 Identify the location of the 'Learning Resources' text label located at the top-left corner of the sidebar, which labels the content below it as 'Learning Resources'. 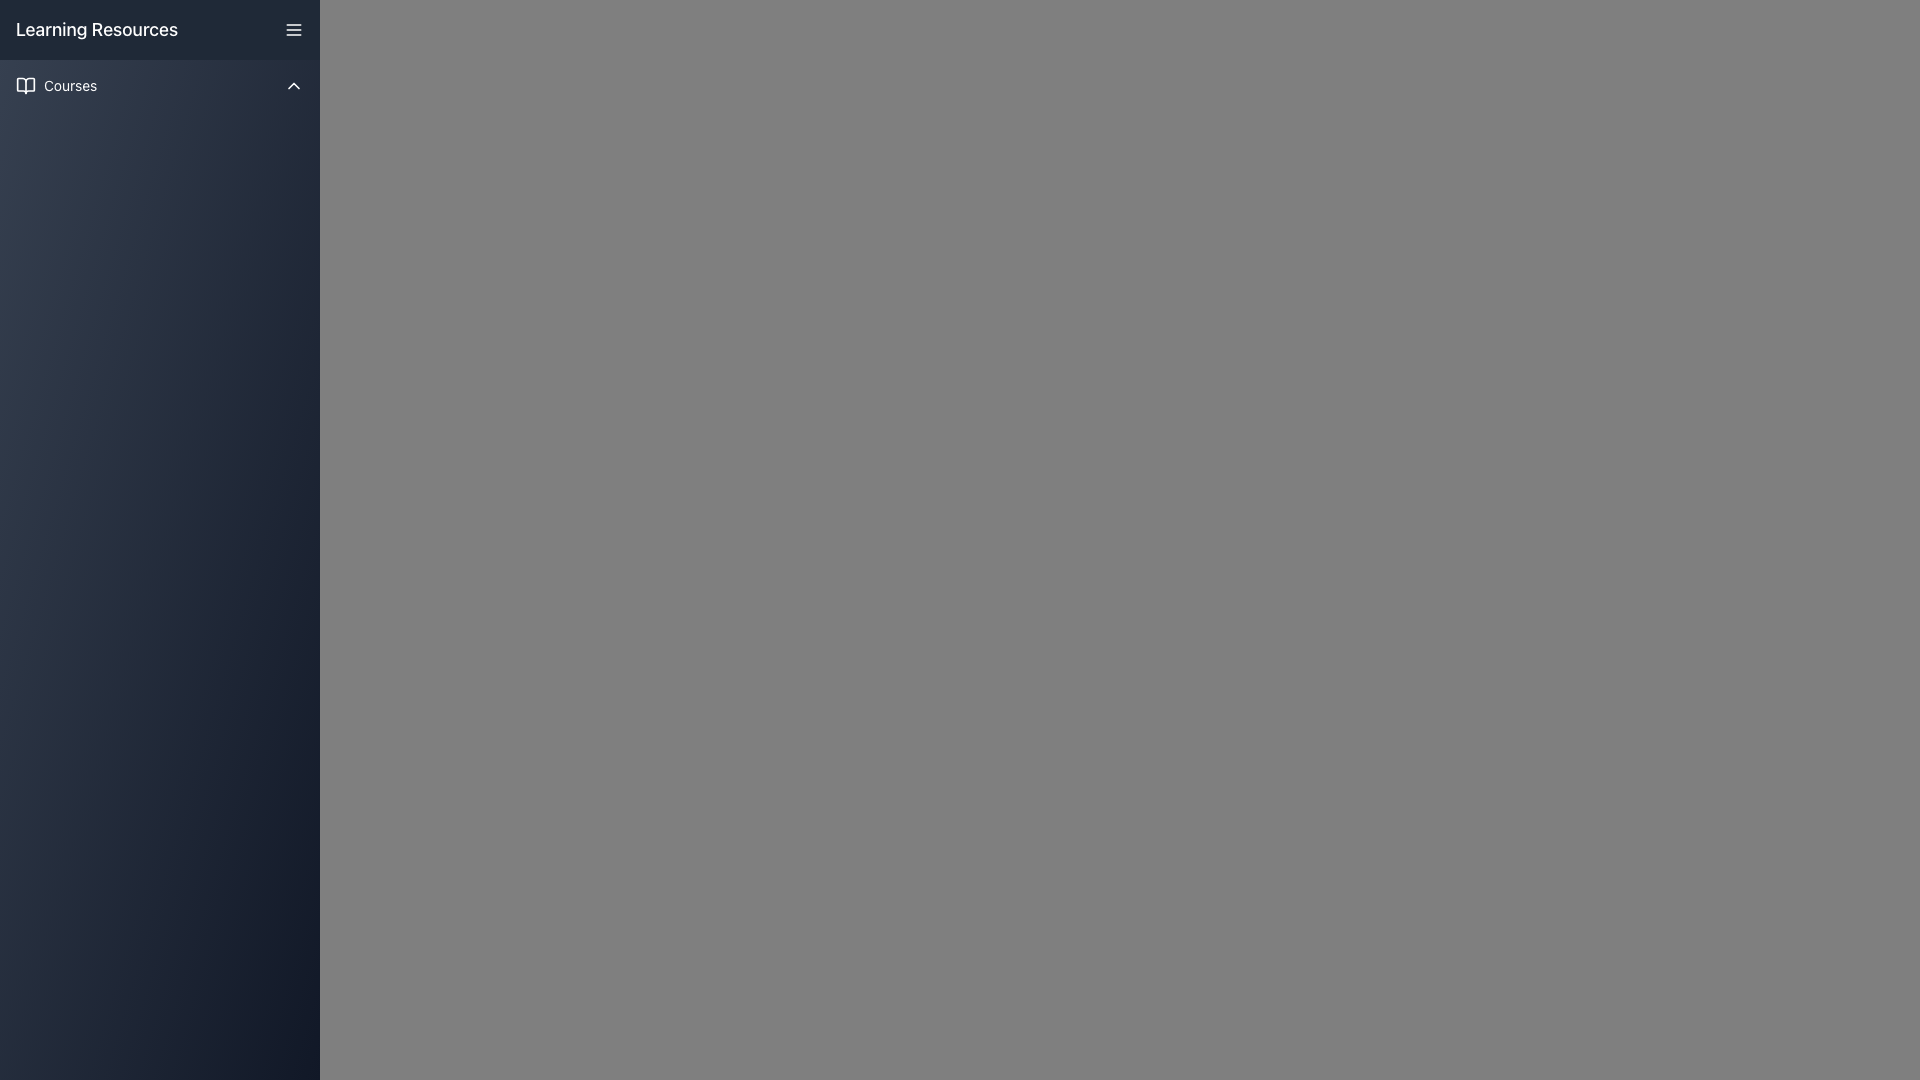
(96, 30).